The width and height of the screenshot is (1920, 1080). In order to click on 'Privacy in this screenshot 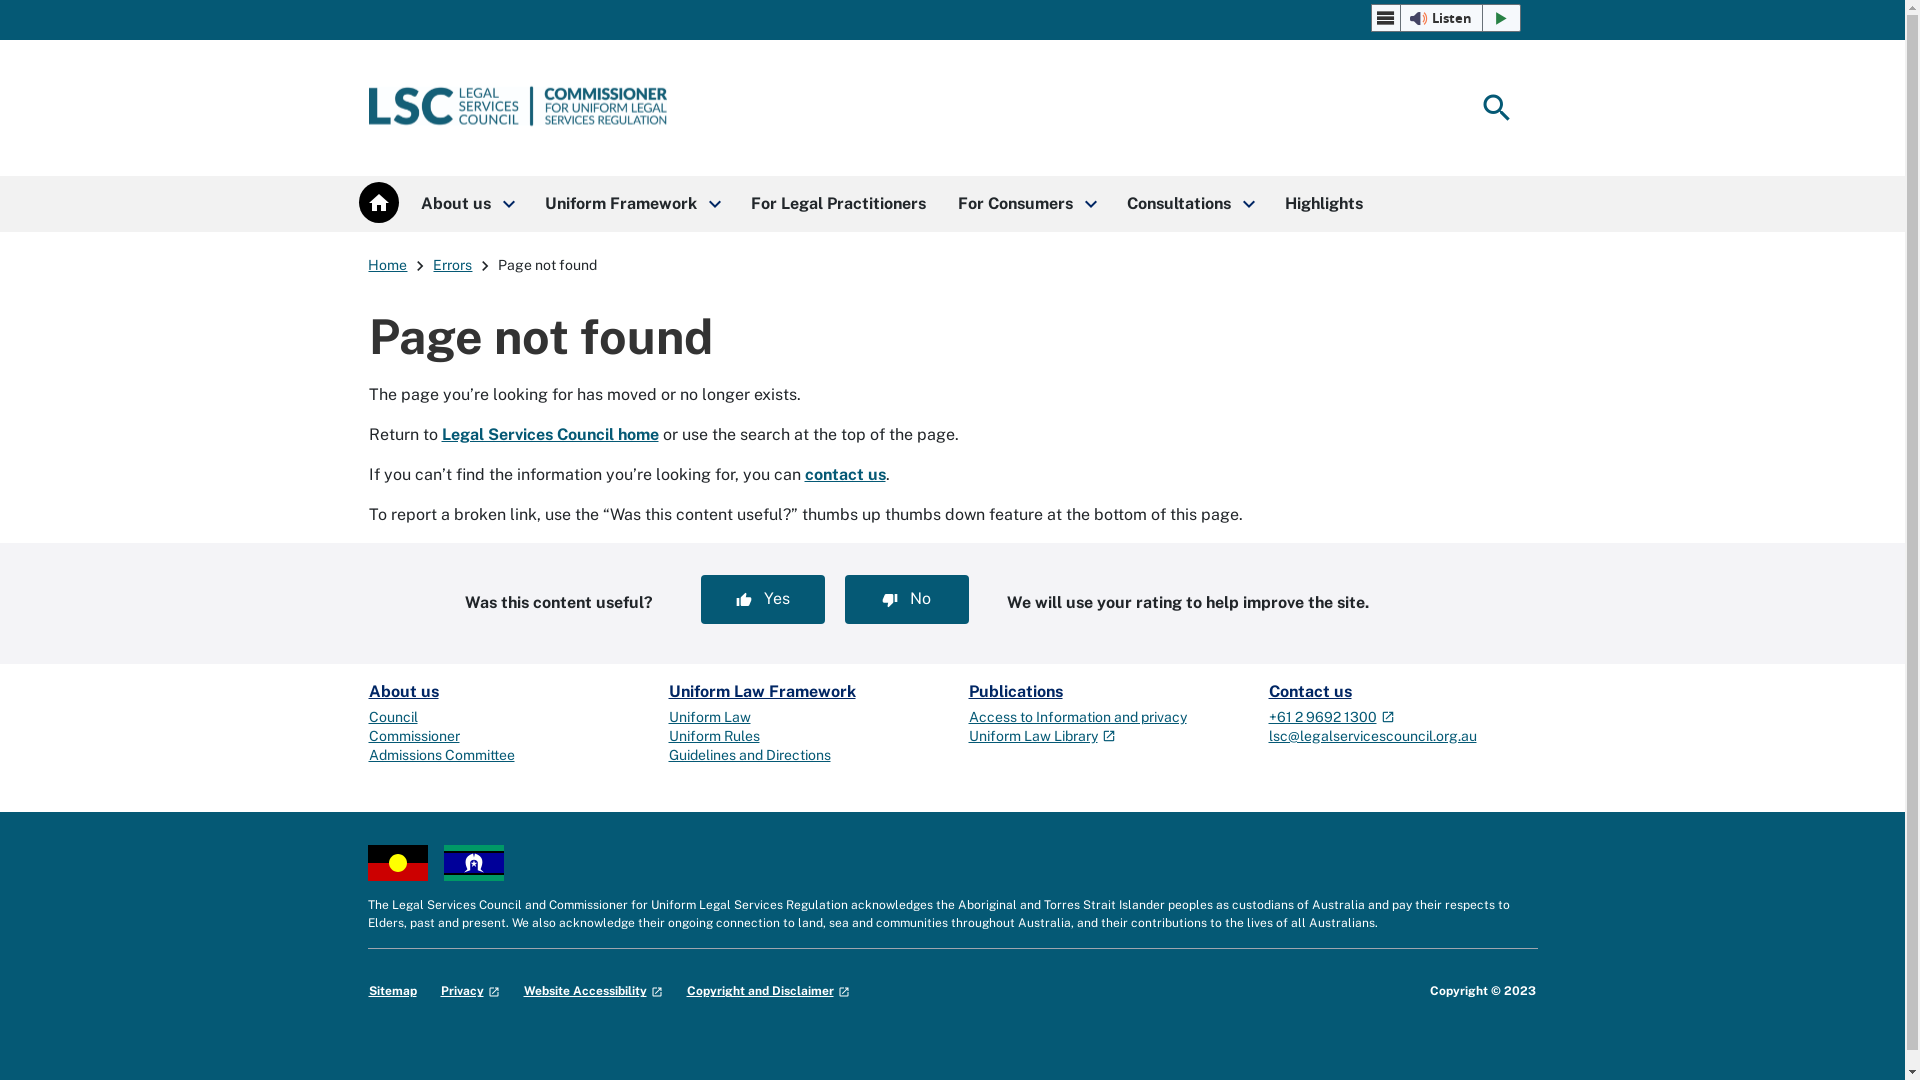, I will do `click(468, 991)`.